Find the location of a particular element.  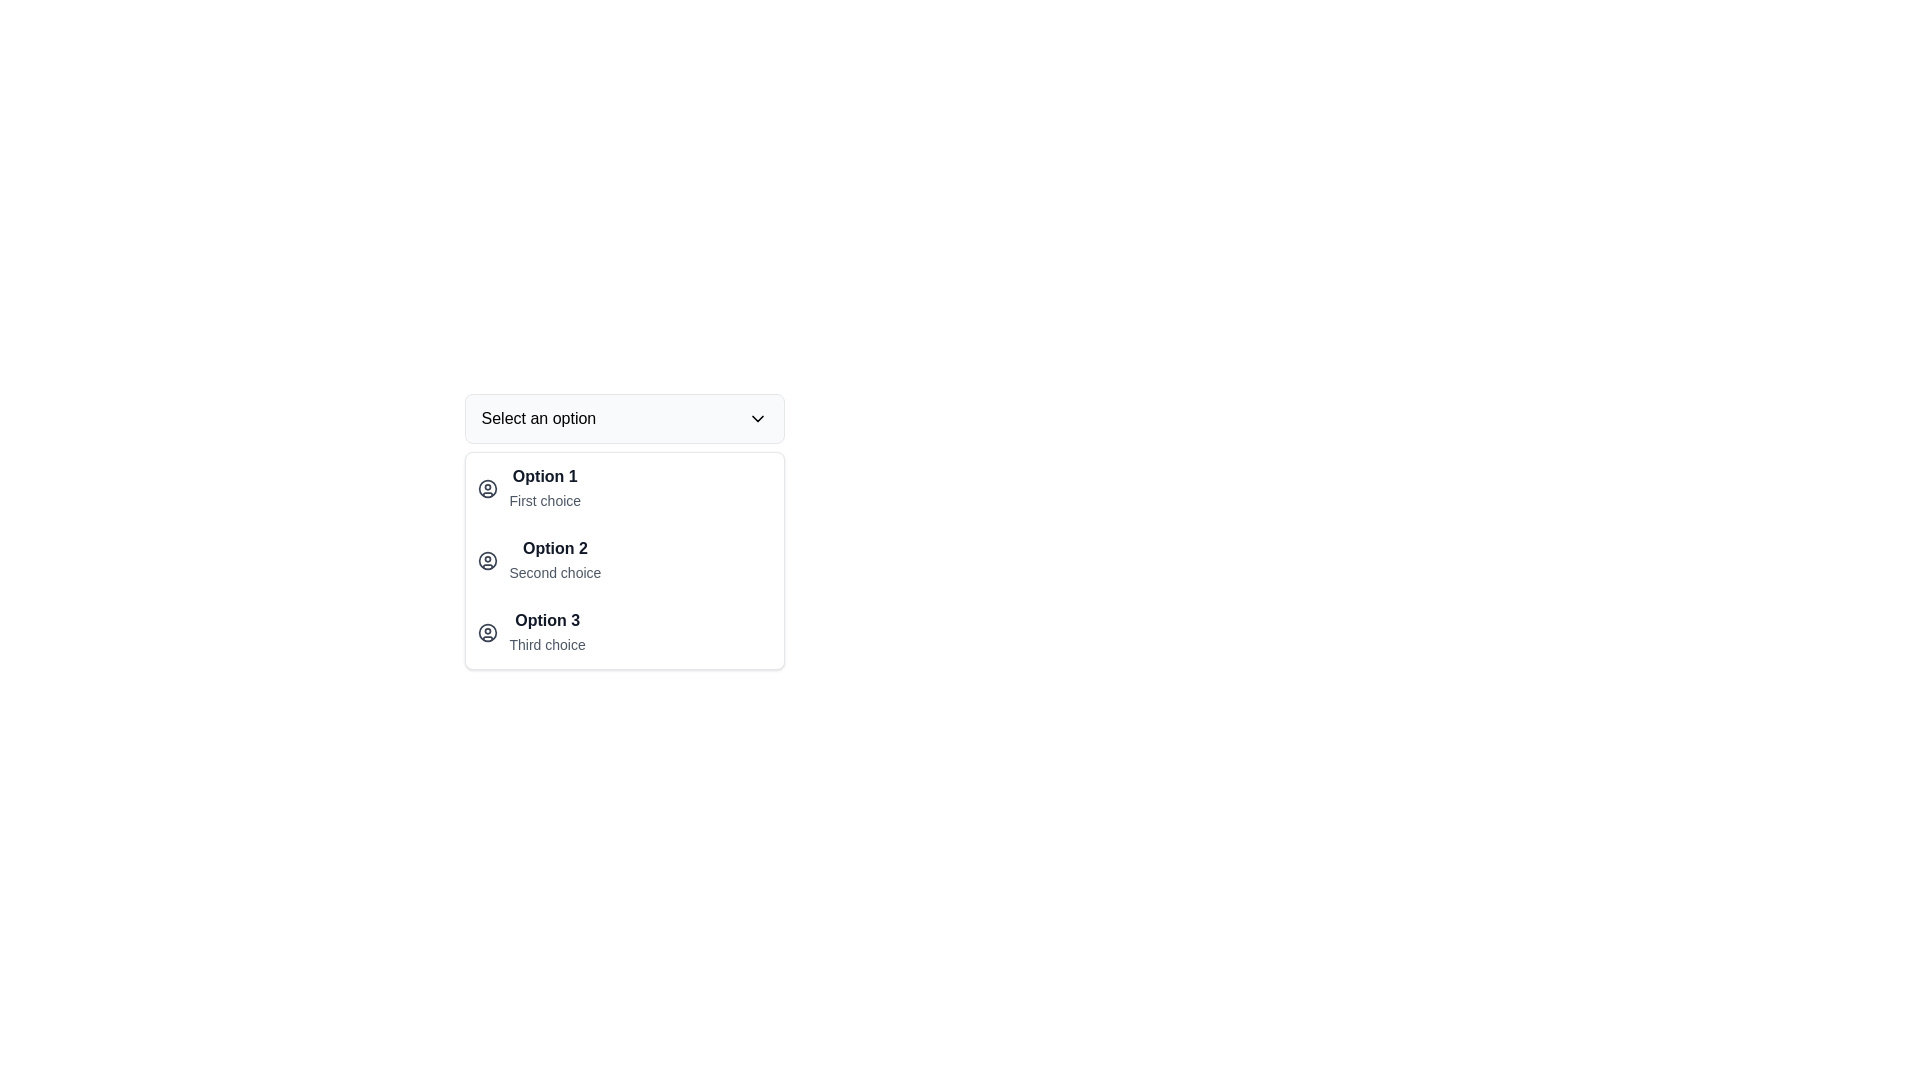

the third option in the dropdown list, which is represented by the Text Label is located at coordinates (547, 632).